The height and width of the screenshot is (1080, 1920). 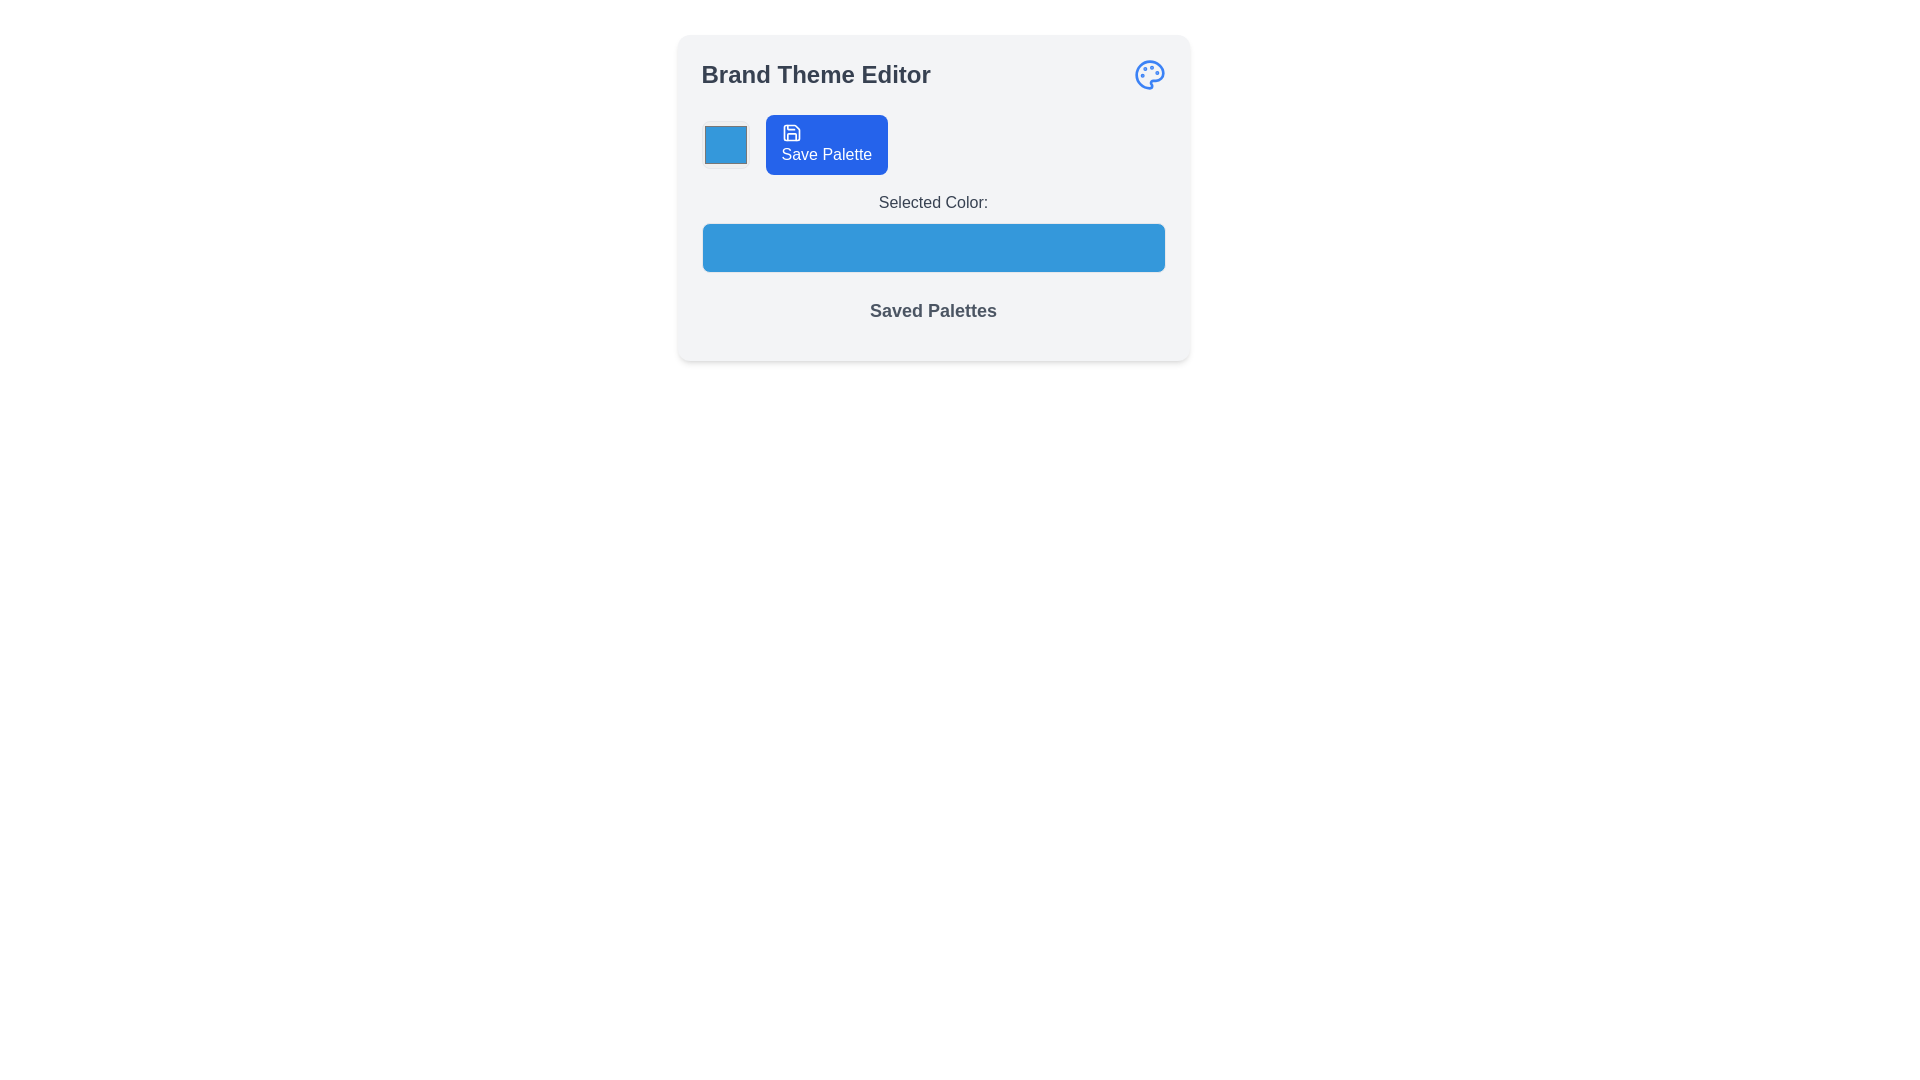 I want to click on the static title or heading located at the top-left area of the card-like section, adjacent to an icon on its right, so click(x=816, y=73).